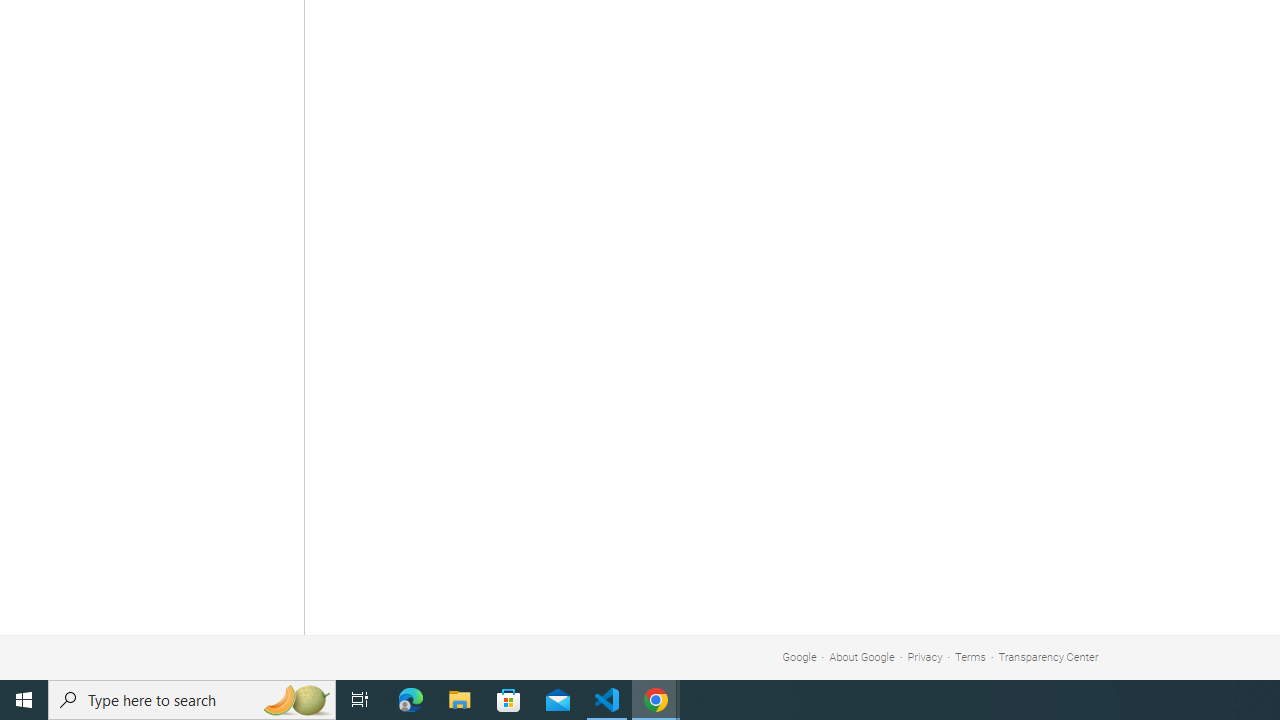  Describe the element at coordinates (924, 657) in the screenshot. I see `'Privacy'` at that location.